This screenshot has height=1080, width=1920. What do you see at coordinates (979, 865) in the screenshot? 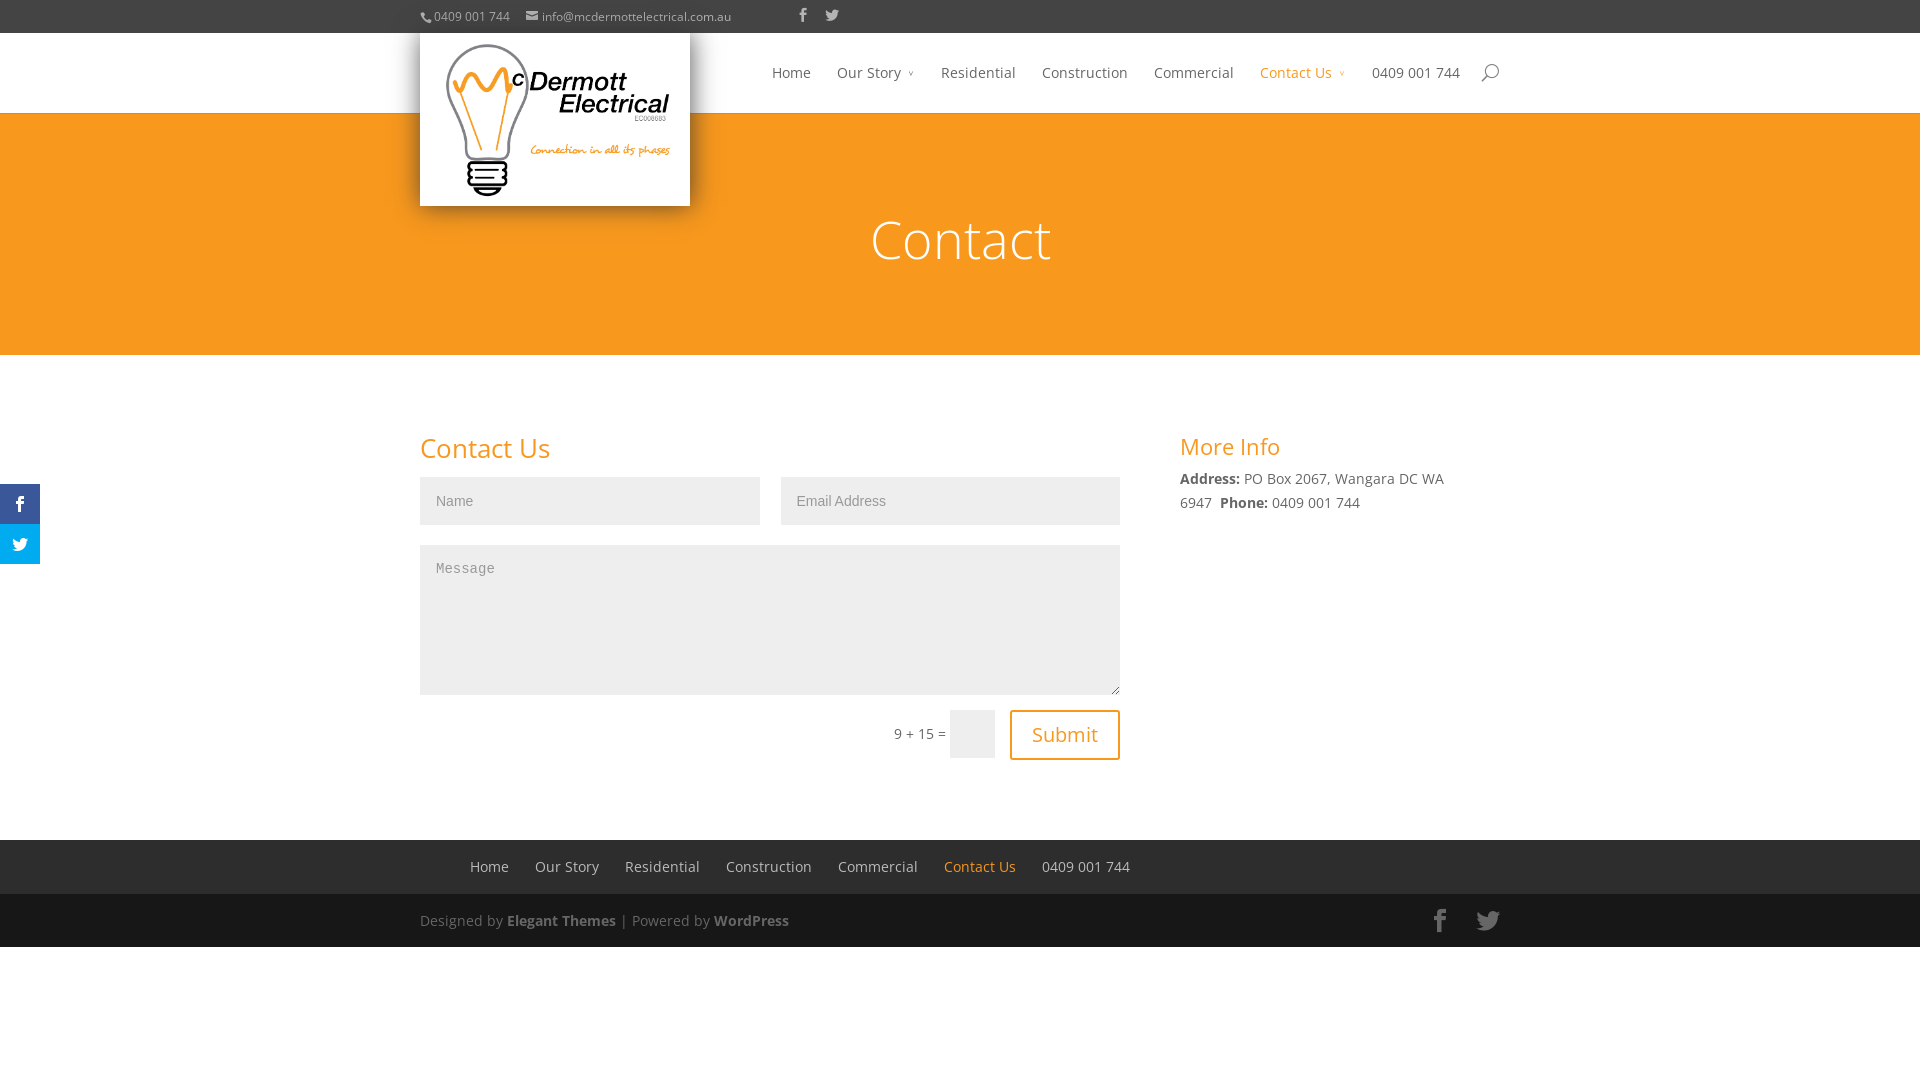
I see `'Contact Us'` at bounding box center [979, 865].